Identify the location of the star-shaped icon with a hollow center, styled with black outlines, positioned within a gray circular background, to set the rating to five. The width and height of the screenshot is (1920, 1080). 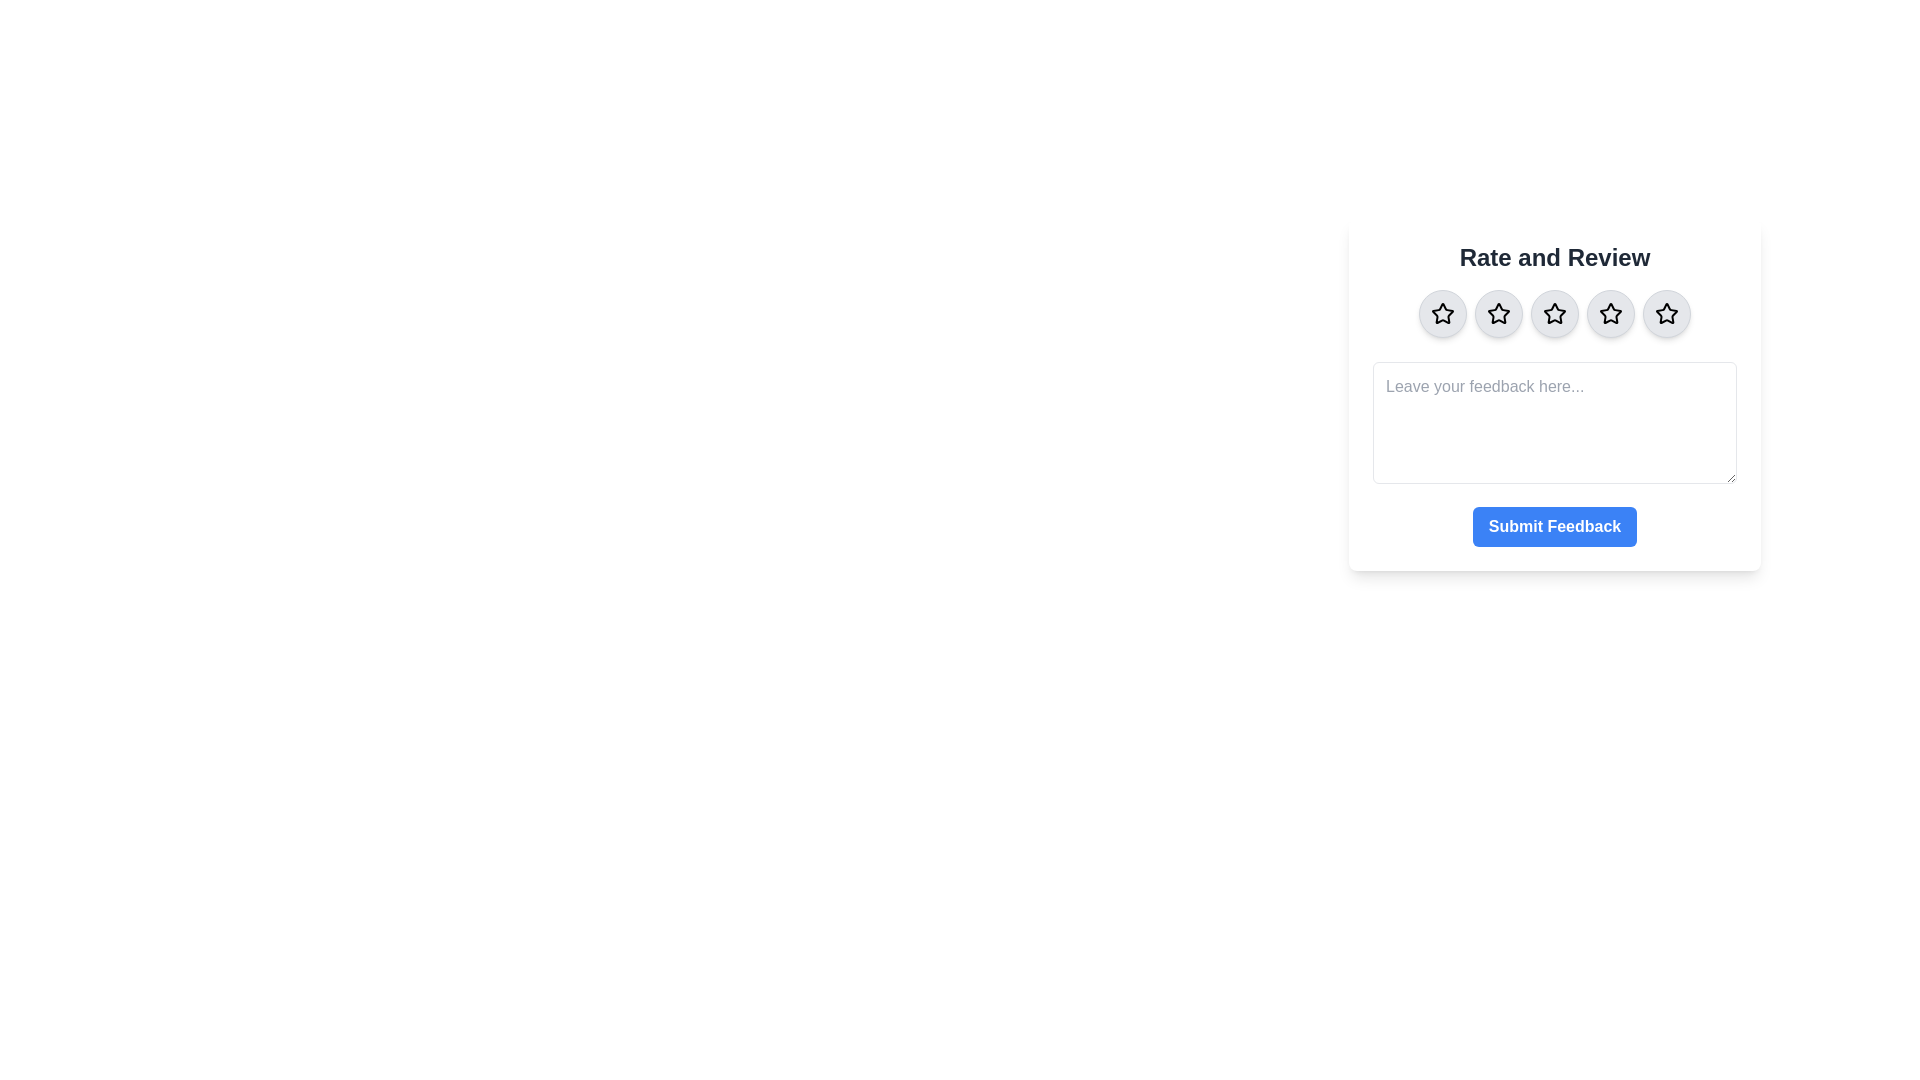
(1666, 313).